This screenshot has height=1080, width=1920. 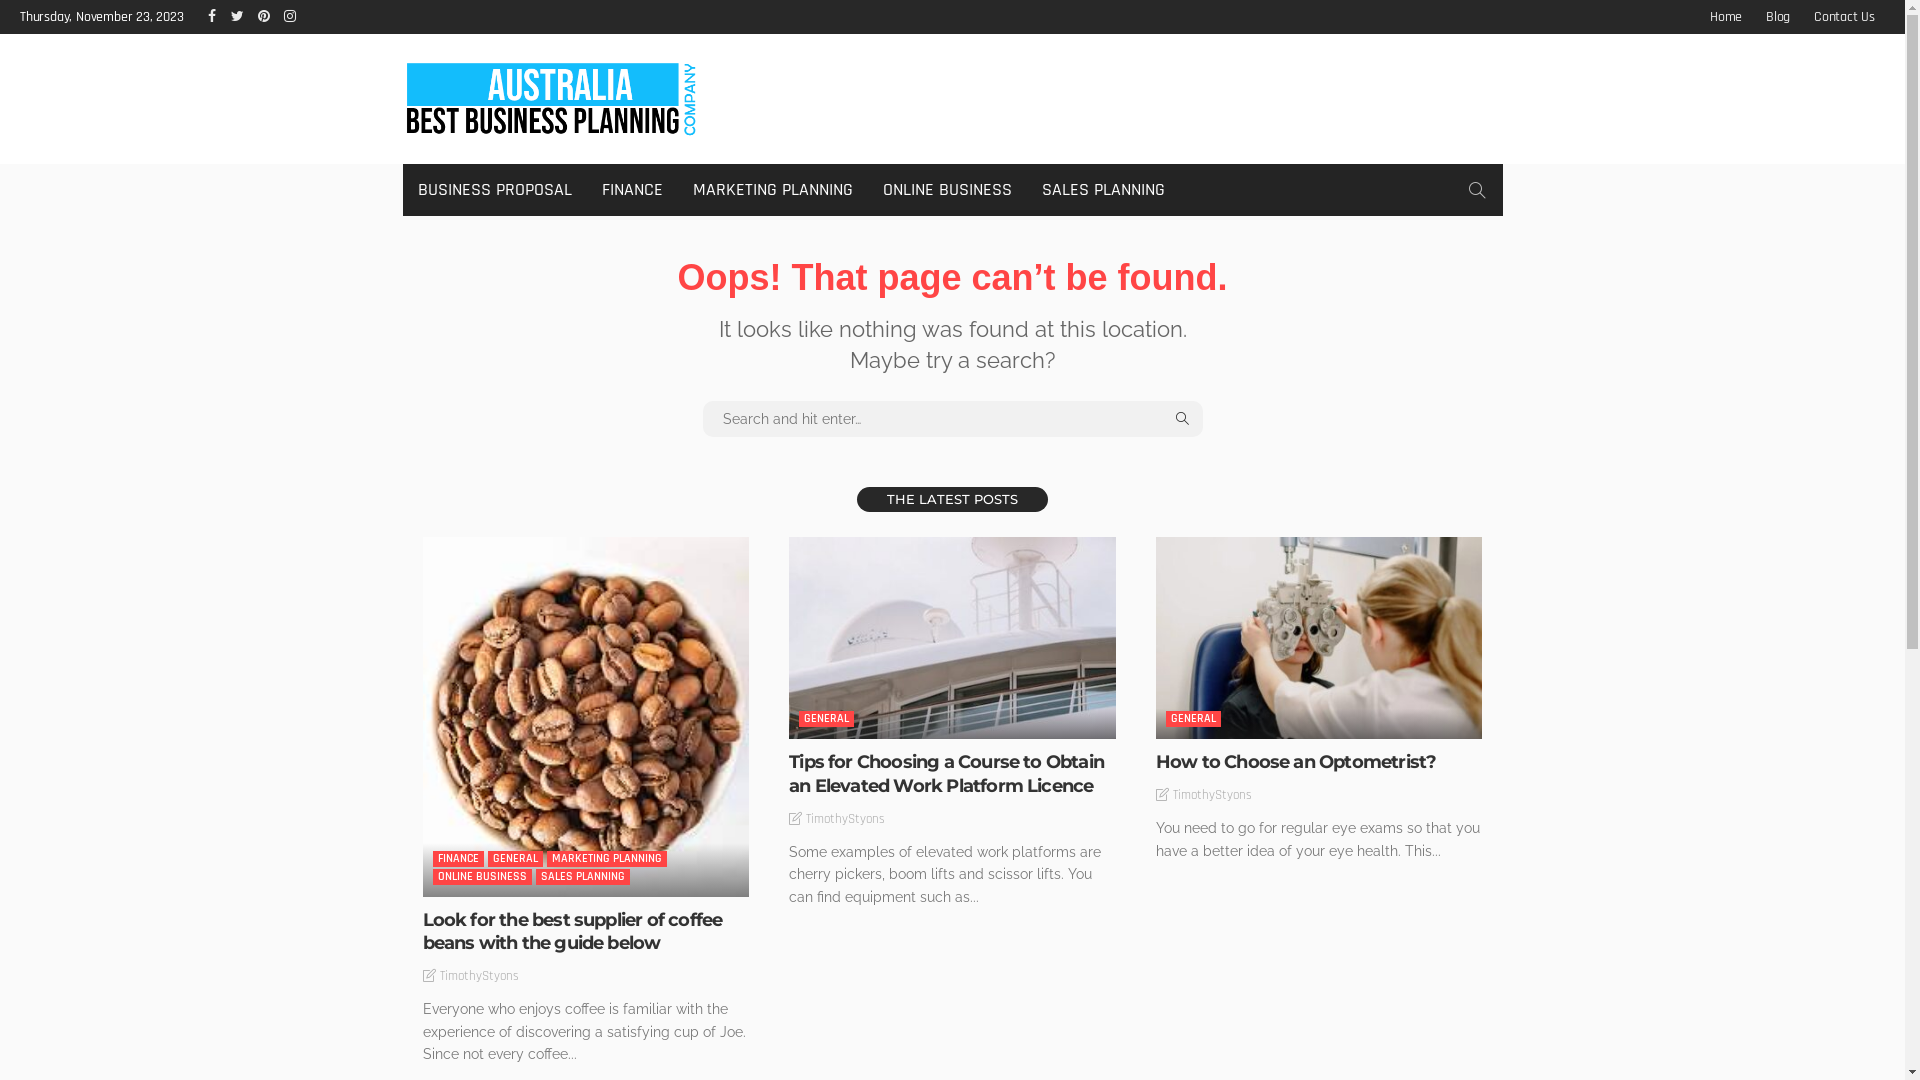 I want to click on 'Home', so click(x=1698, y=16).